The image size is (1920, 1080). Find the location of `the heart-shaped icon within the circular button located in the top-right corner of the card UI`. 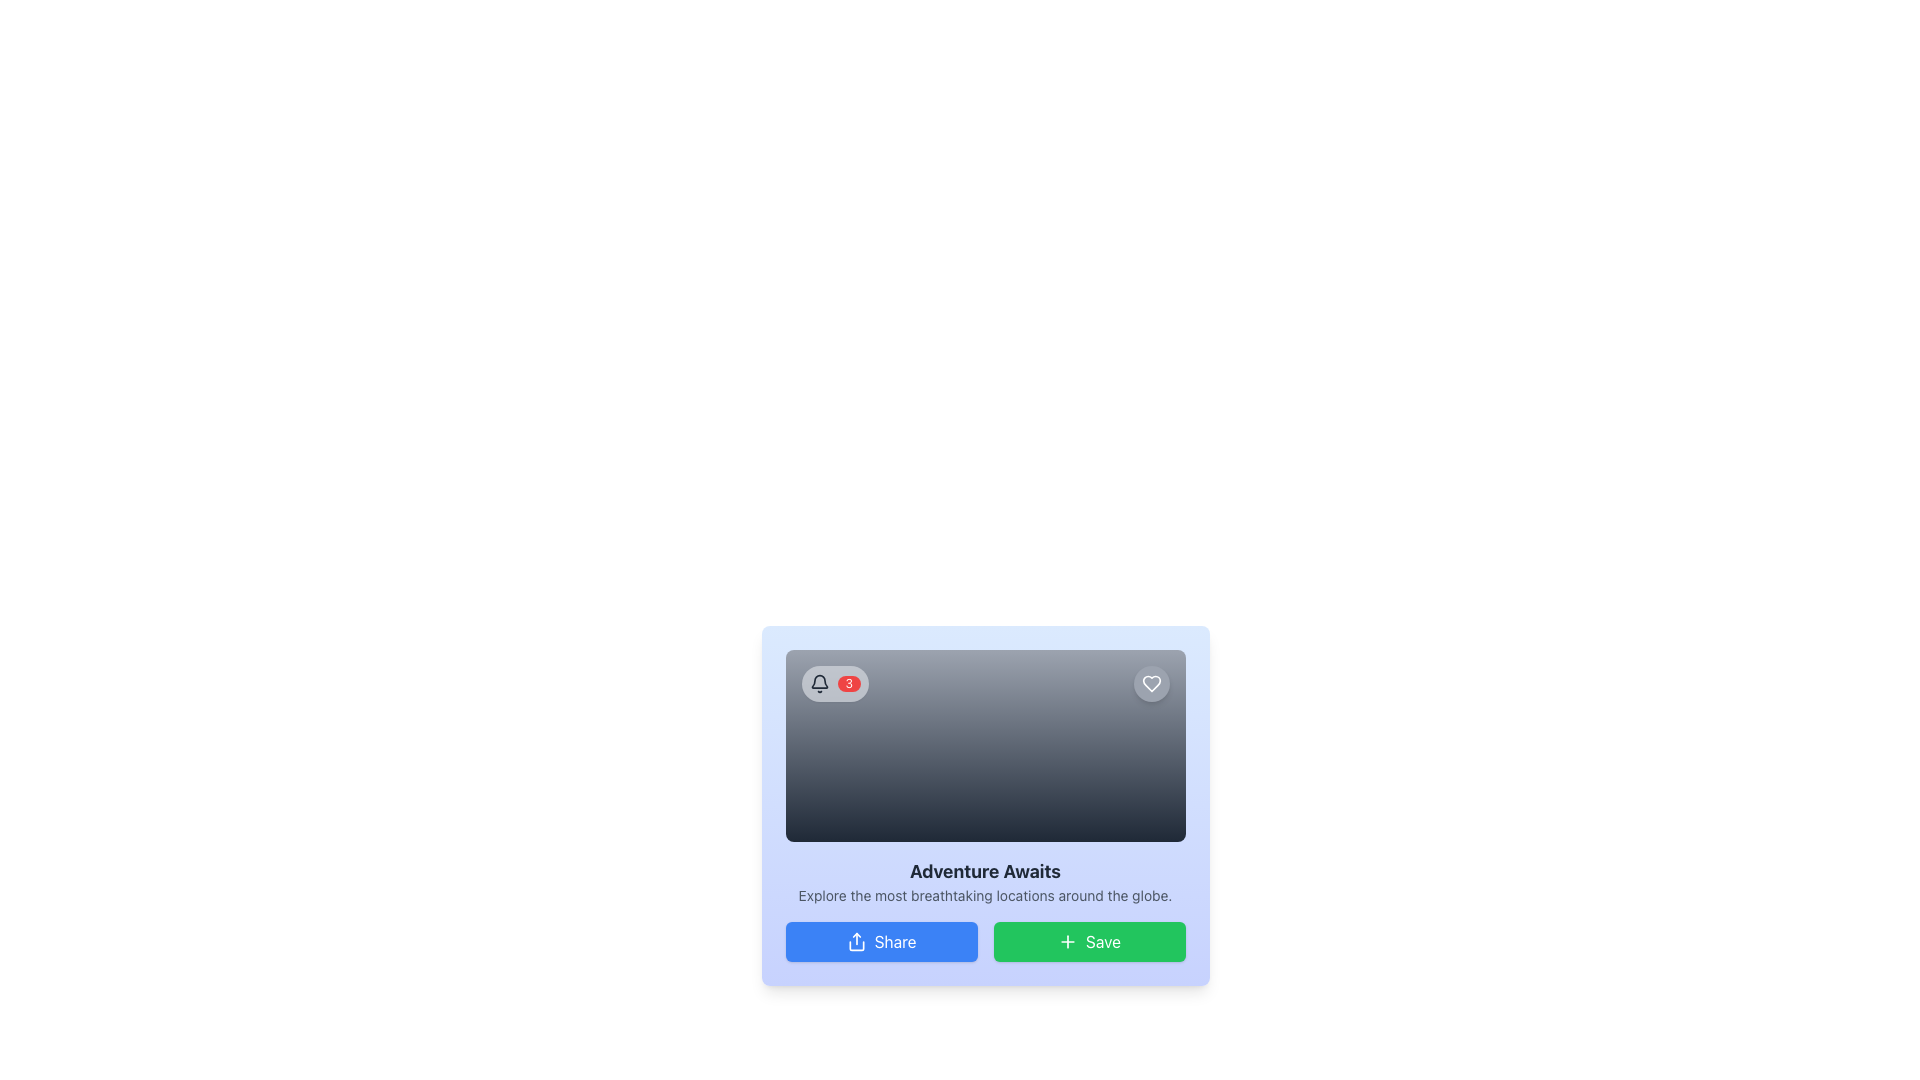

the heart-shaped icon within the circular button located in the top-right corner of the card UI is located at coordinates (1151, 682).